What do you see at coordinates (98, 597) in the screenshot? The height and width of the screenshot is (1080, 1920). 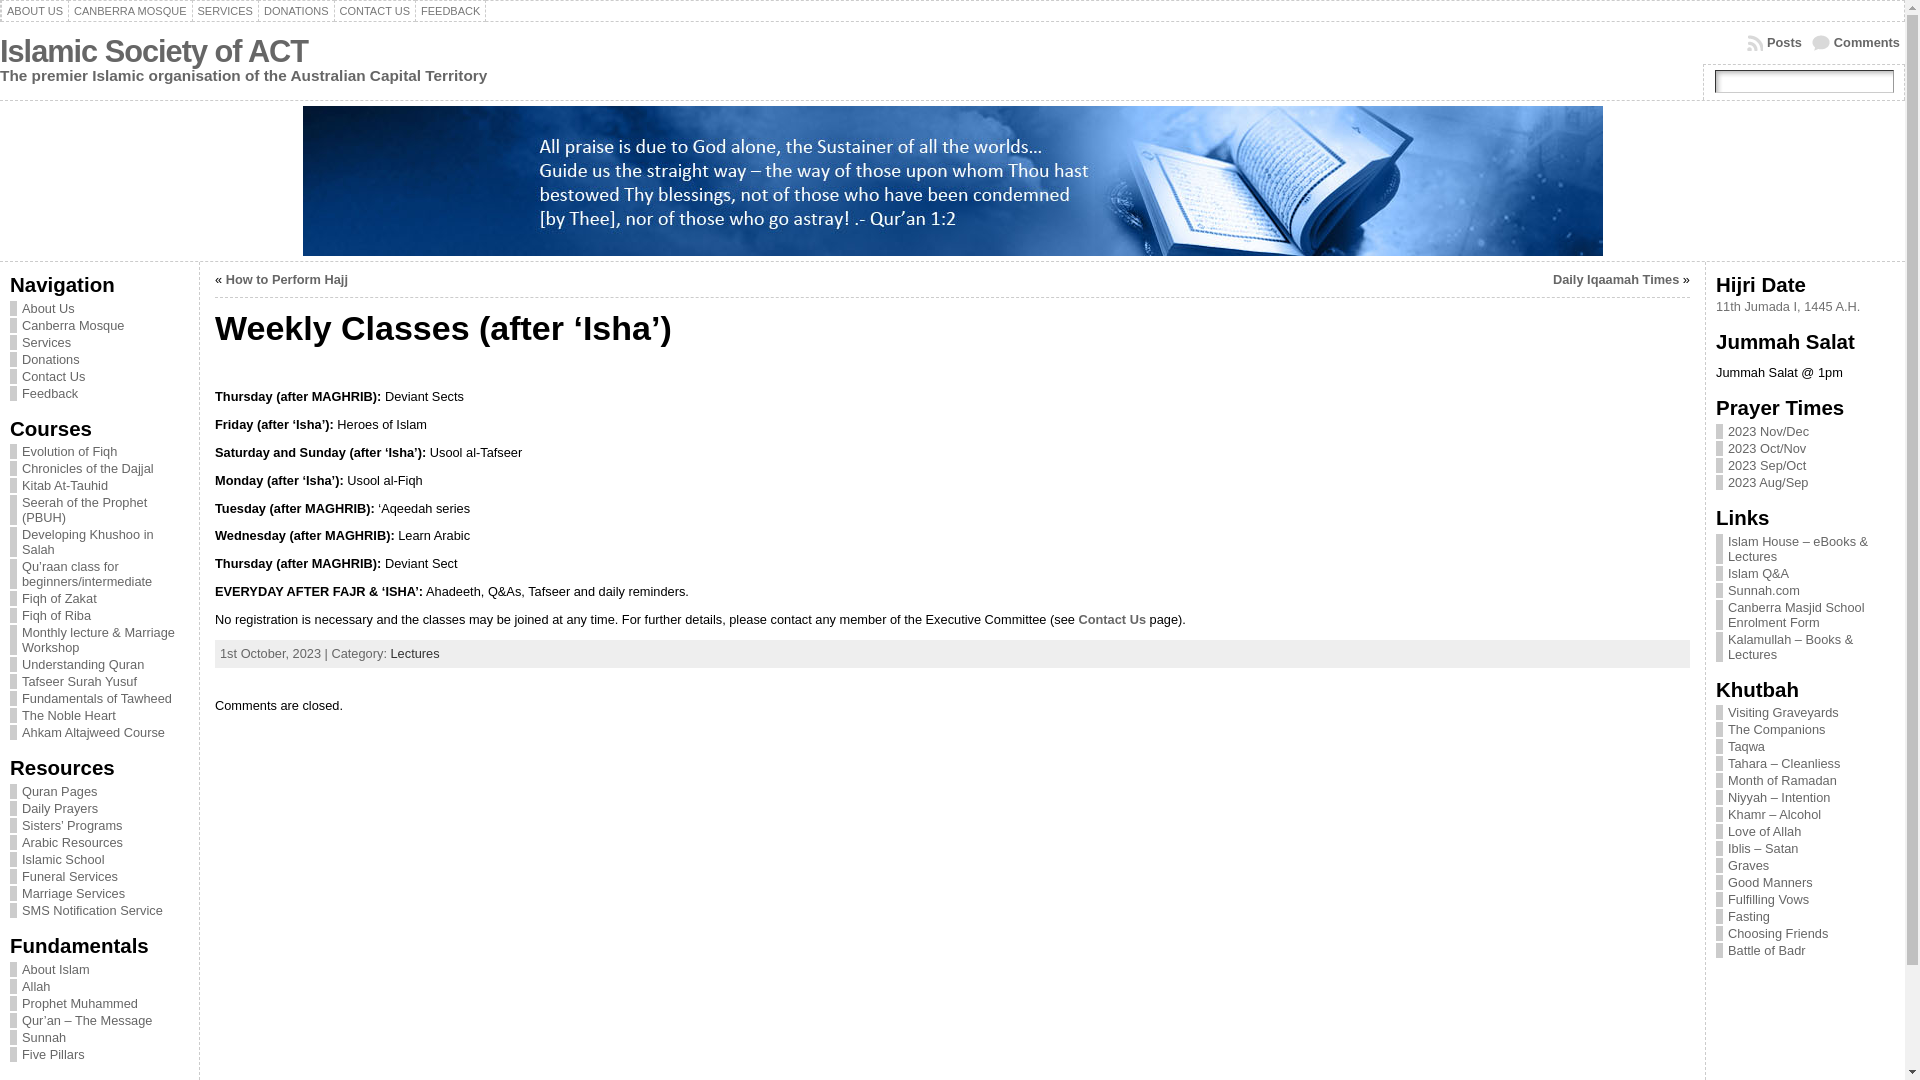 I see `'Fiqh of Zakat'` at bounding box center [98, 597].